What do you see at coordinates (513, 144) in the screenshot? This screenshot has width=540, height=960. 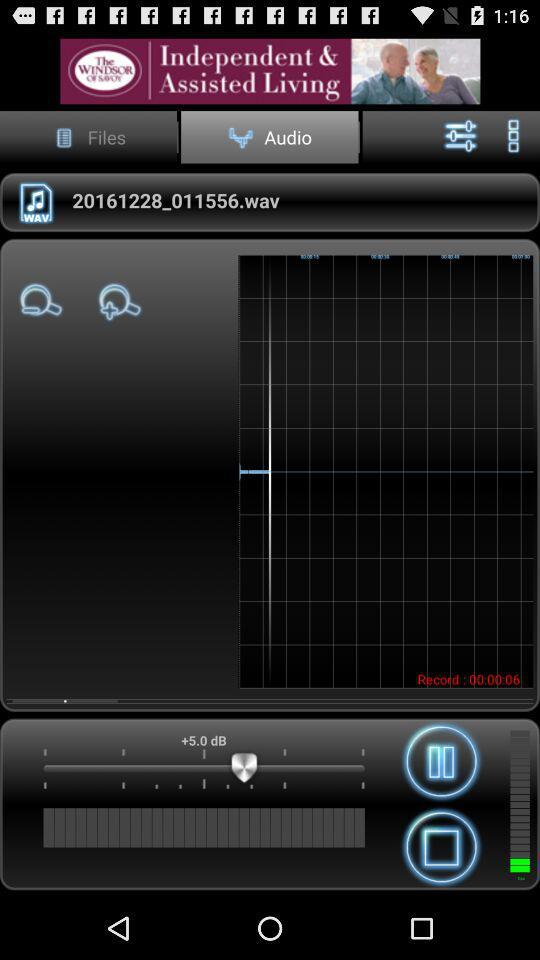 I see `the more icon` at bounding box center [513, 144].